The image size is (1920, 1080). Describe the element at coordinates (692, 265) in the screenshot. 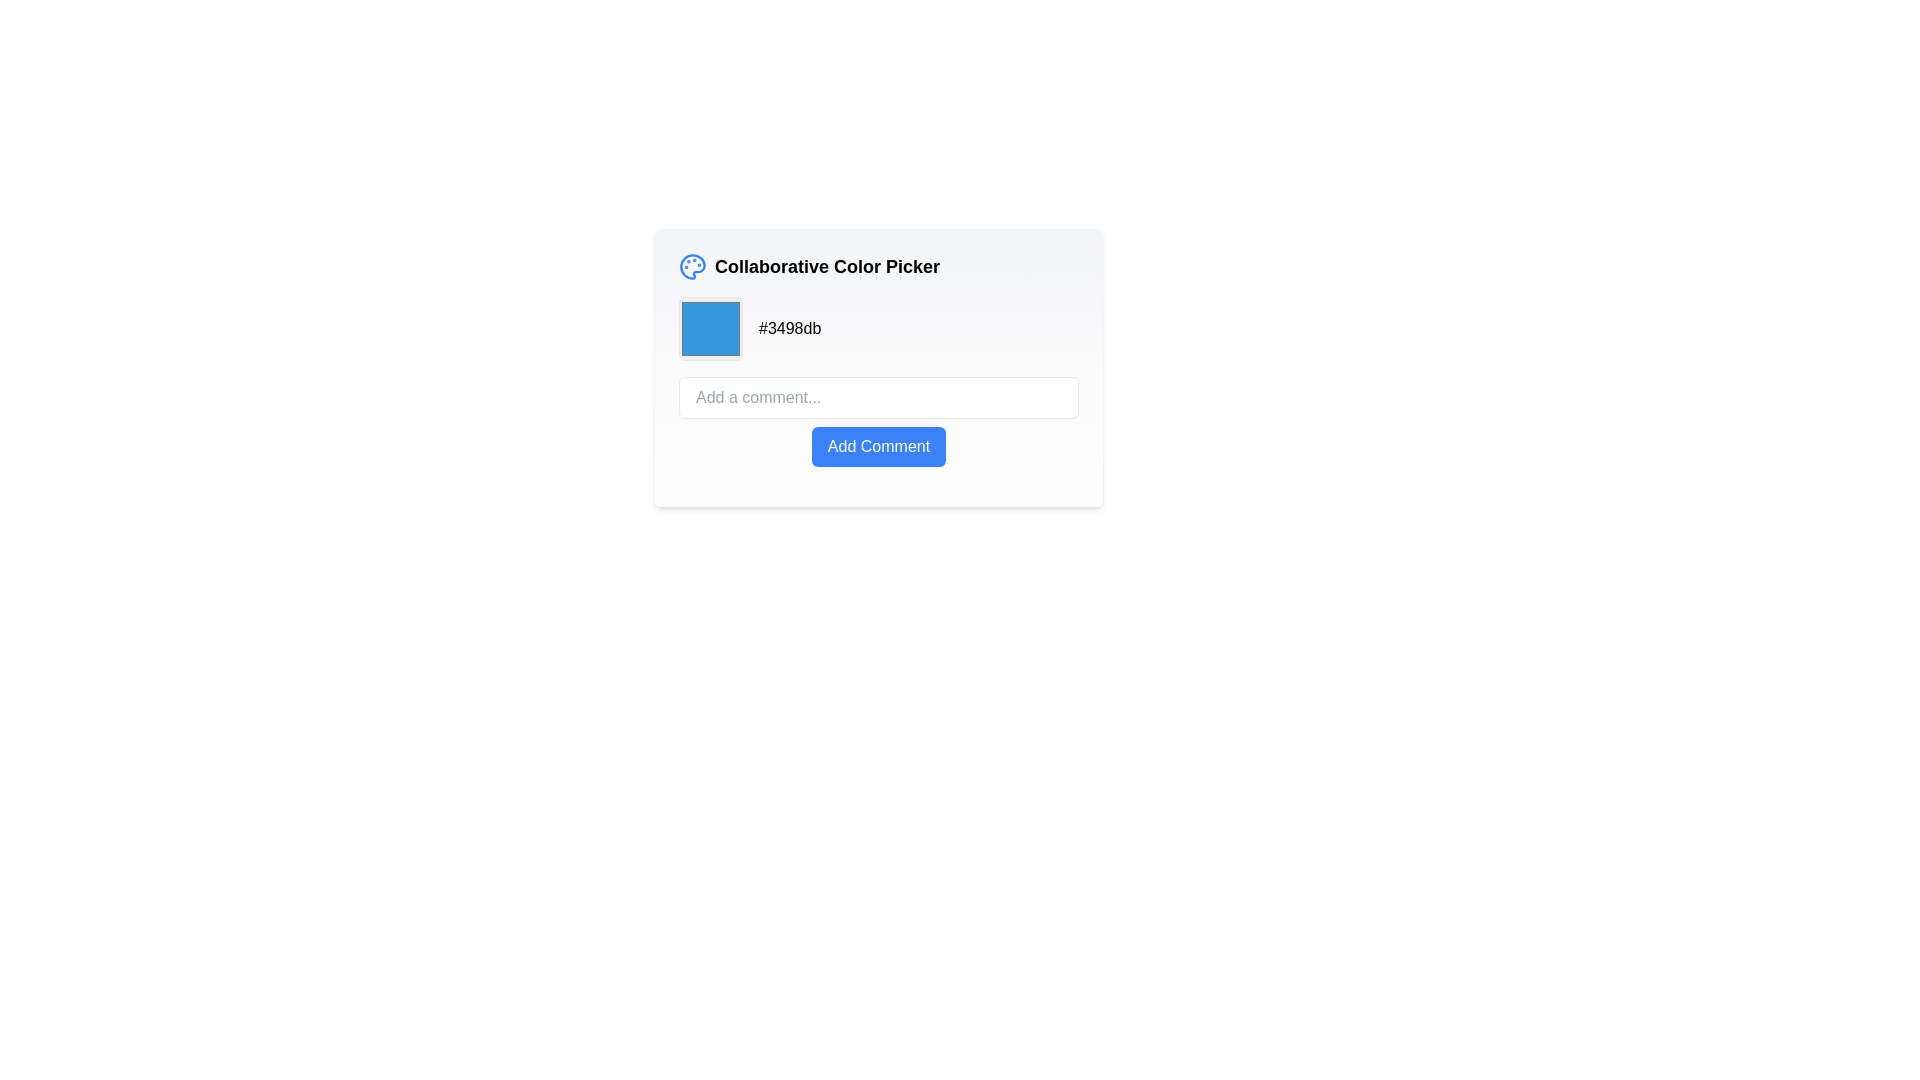

I see `the blue decorative palette icon located beside the title text 'Collaborative Color Picker'` at that location.